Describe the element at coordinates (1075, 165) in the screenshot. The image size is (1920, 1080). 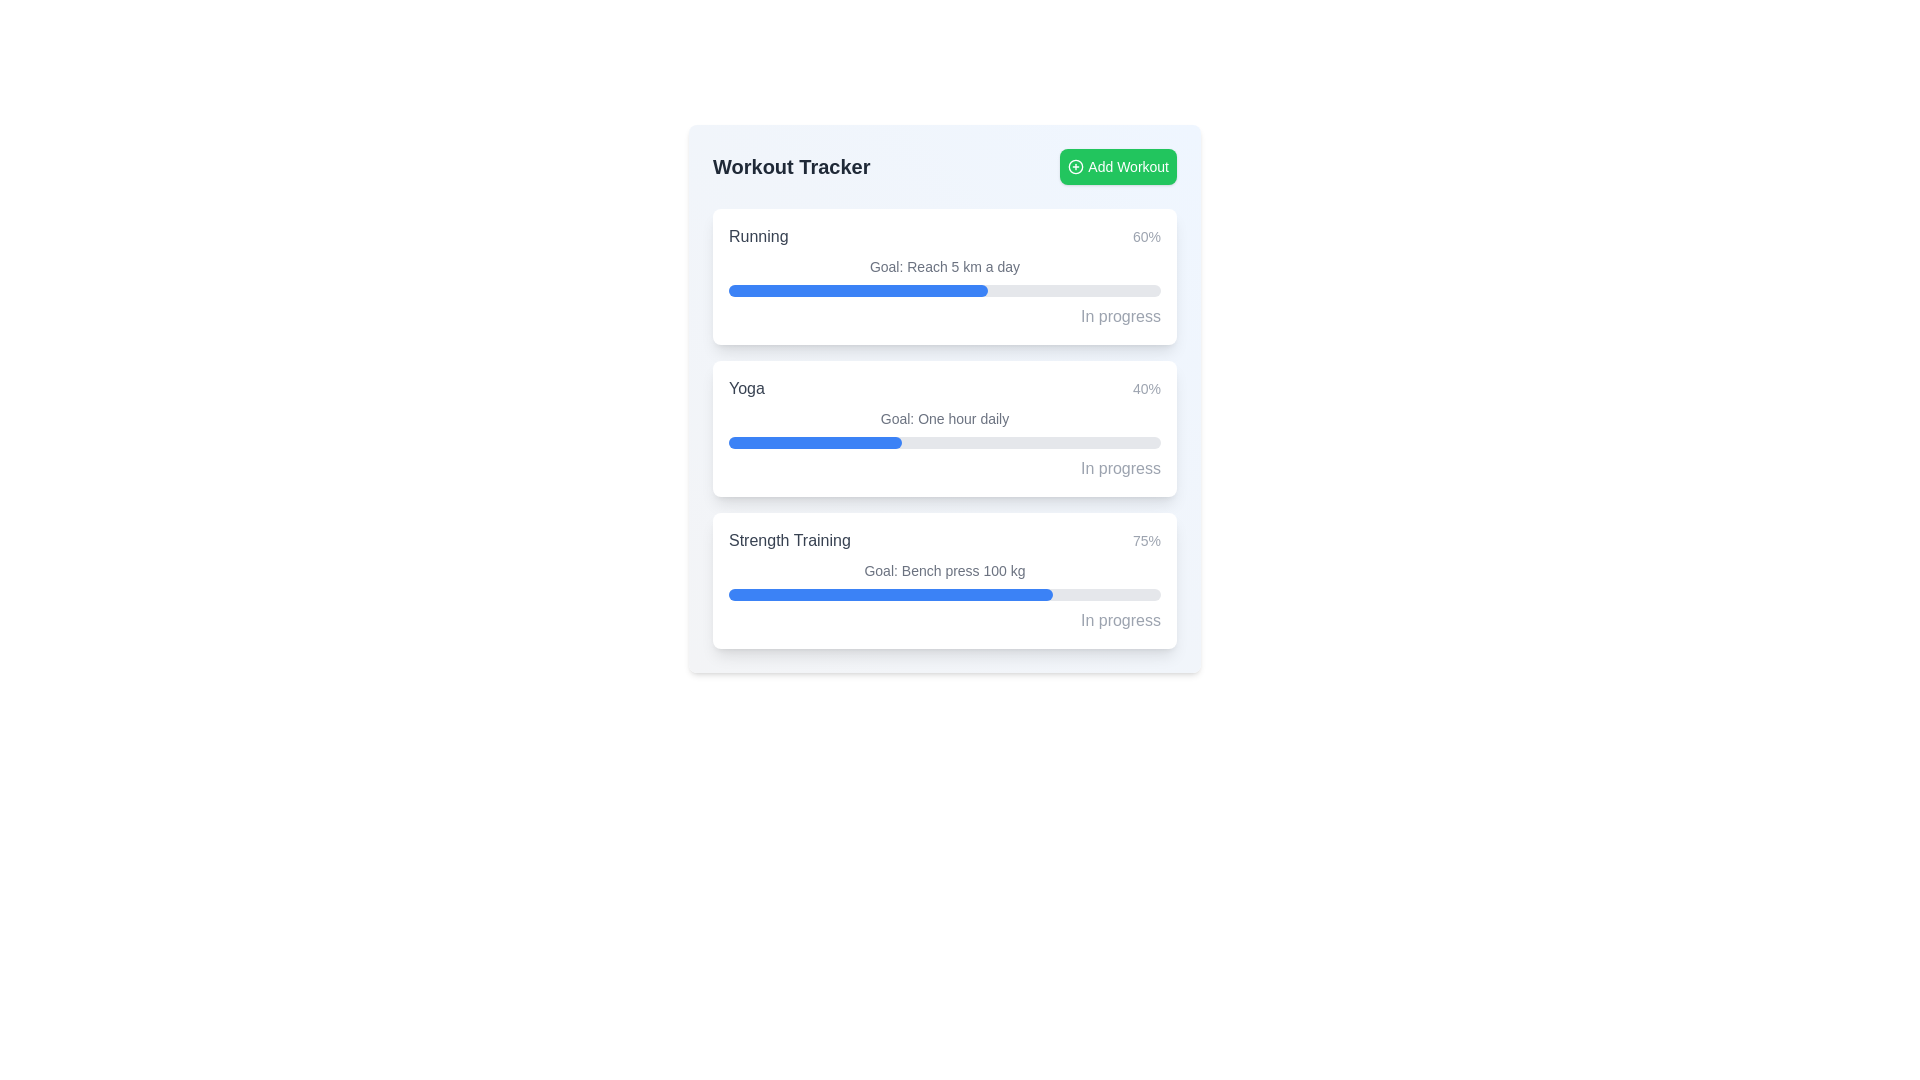
I see `the 'Add Workout' button including the adjacent icon` at that location.